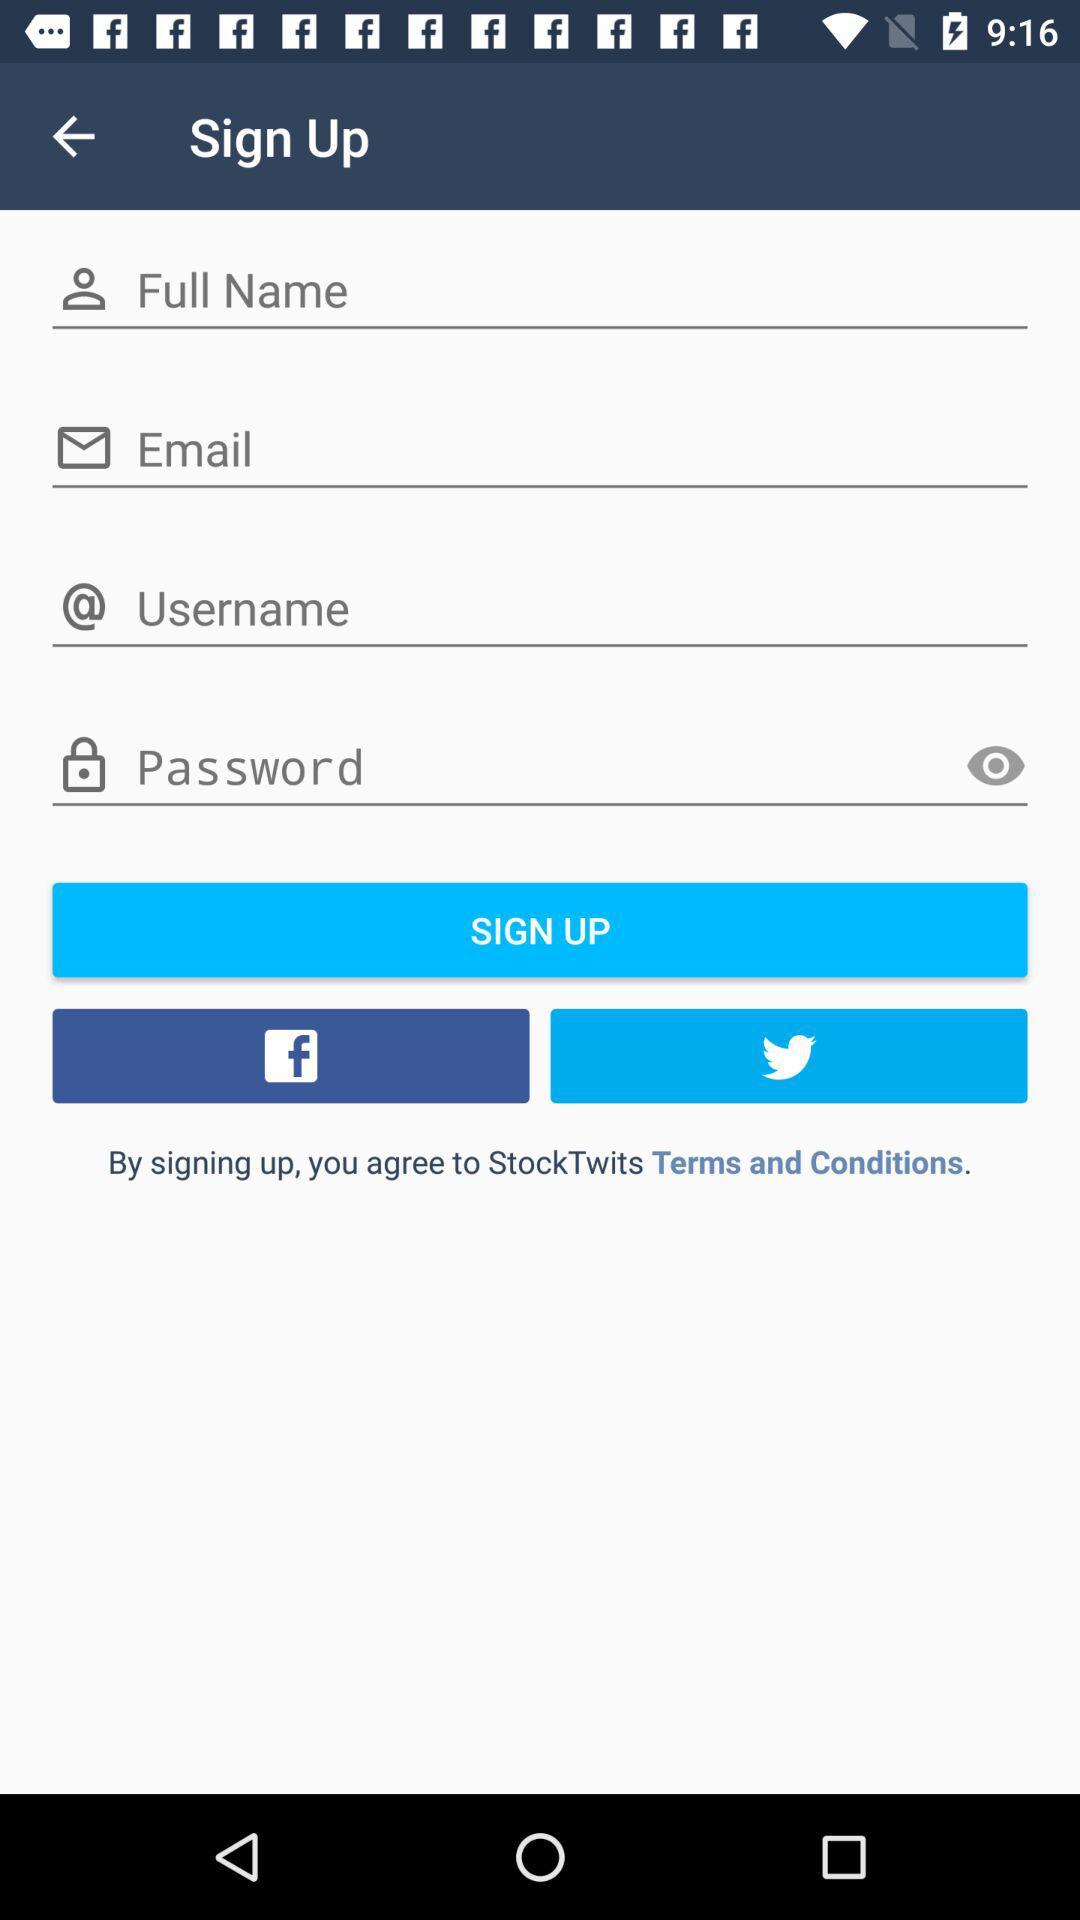  What do you see at coordinates (290, 1055) in the screenshot?
I see `icon above the by signing up icon` at bounding box center [290, 1055].